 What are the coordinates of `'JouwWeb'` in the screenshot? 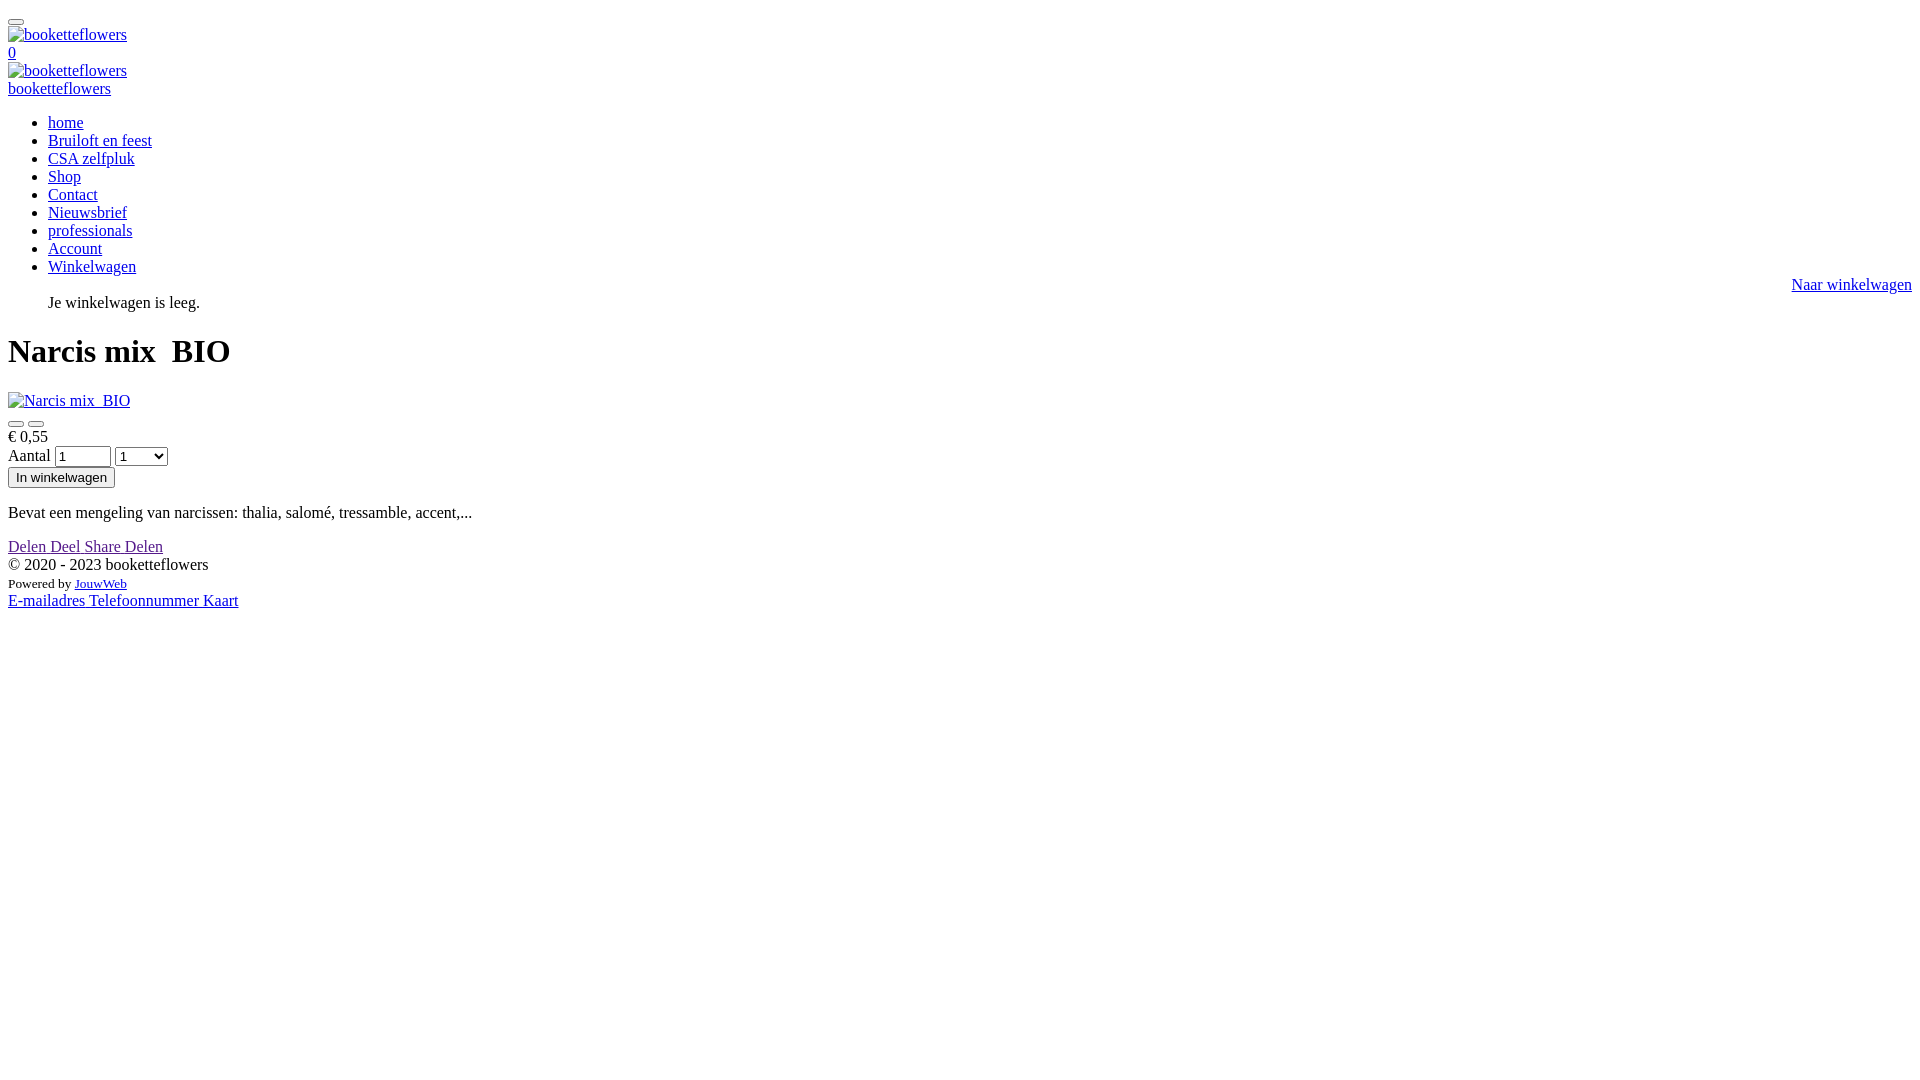 It's located at (99, 583).